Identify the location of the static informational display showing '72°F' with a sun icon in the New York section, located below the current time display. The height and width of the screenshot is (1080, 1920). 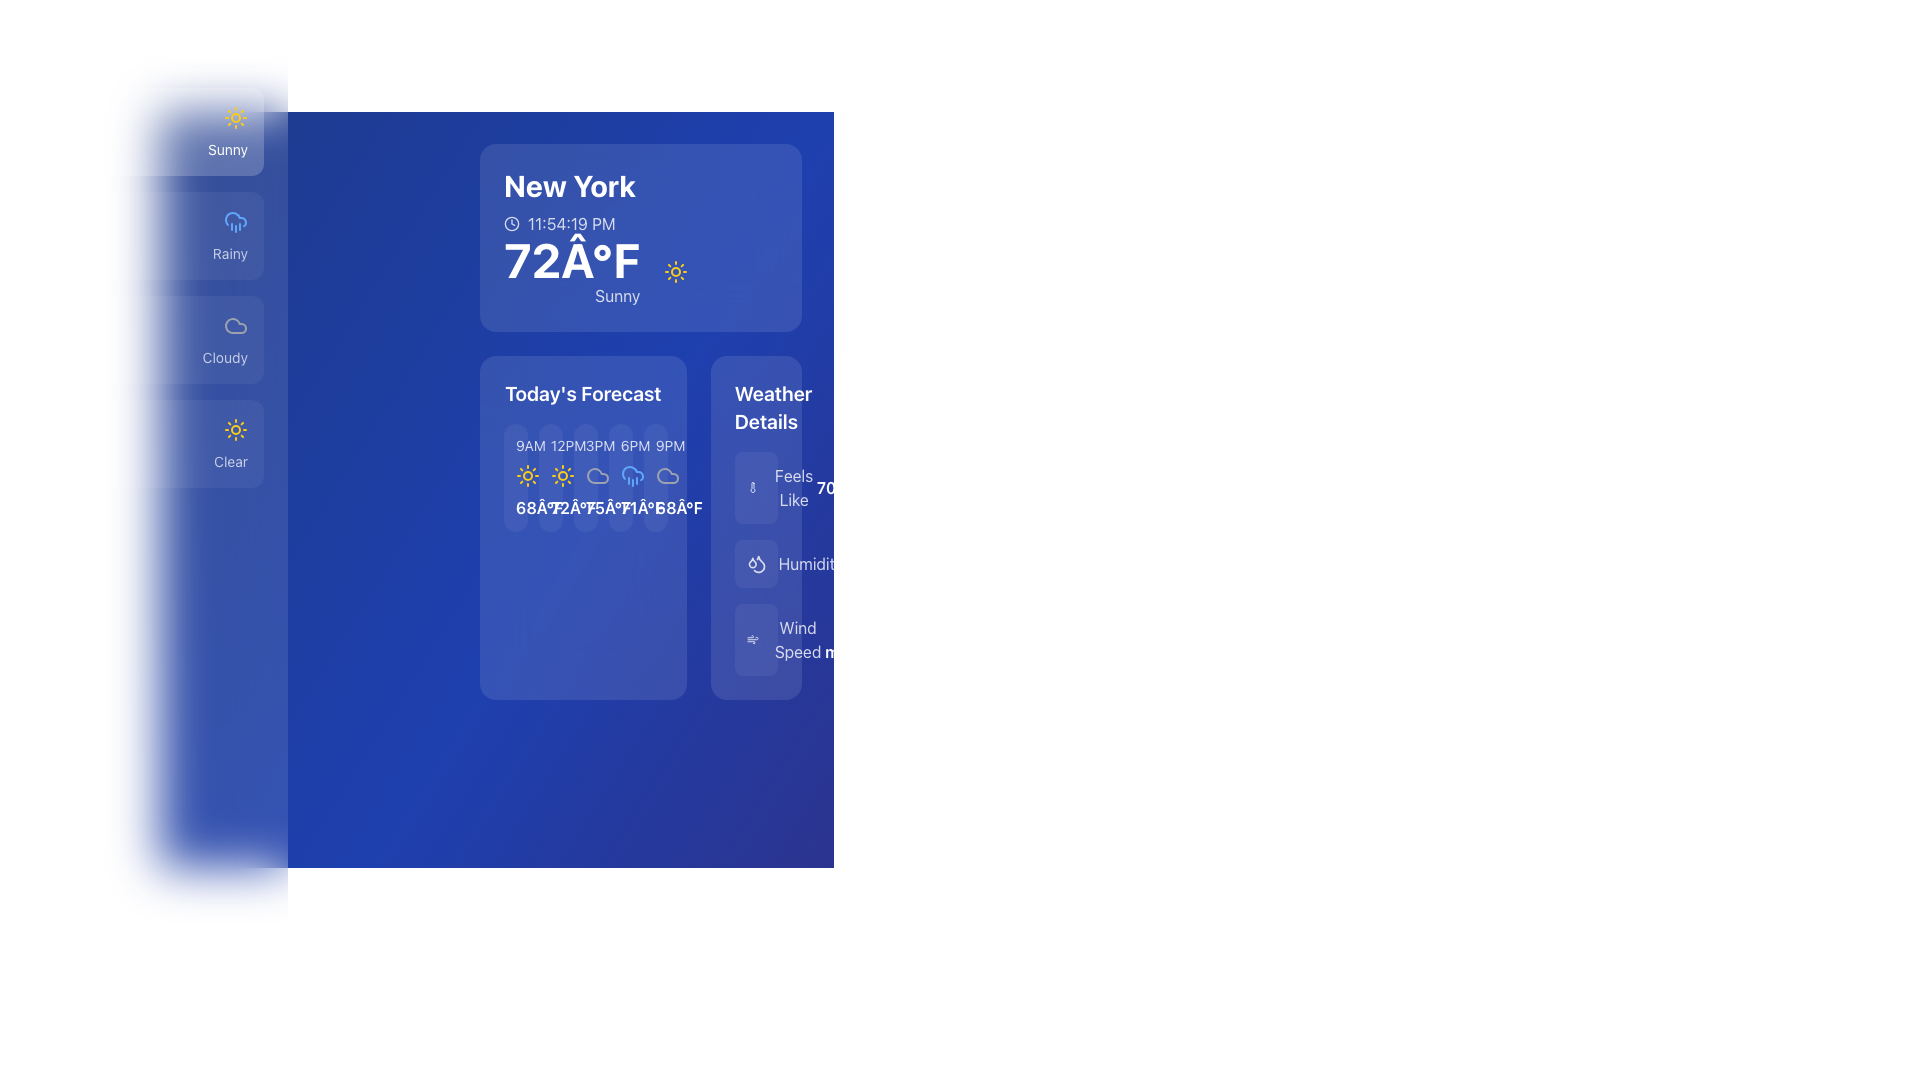
(595, 272).